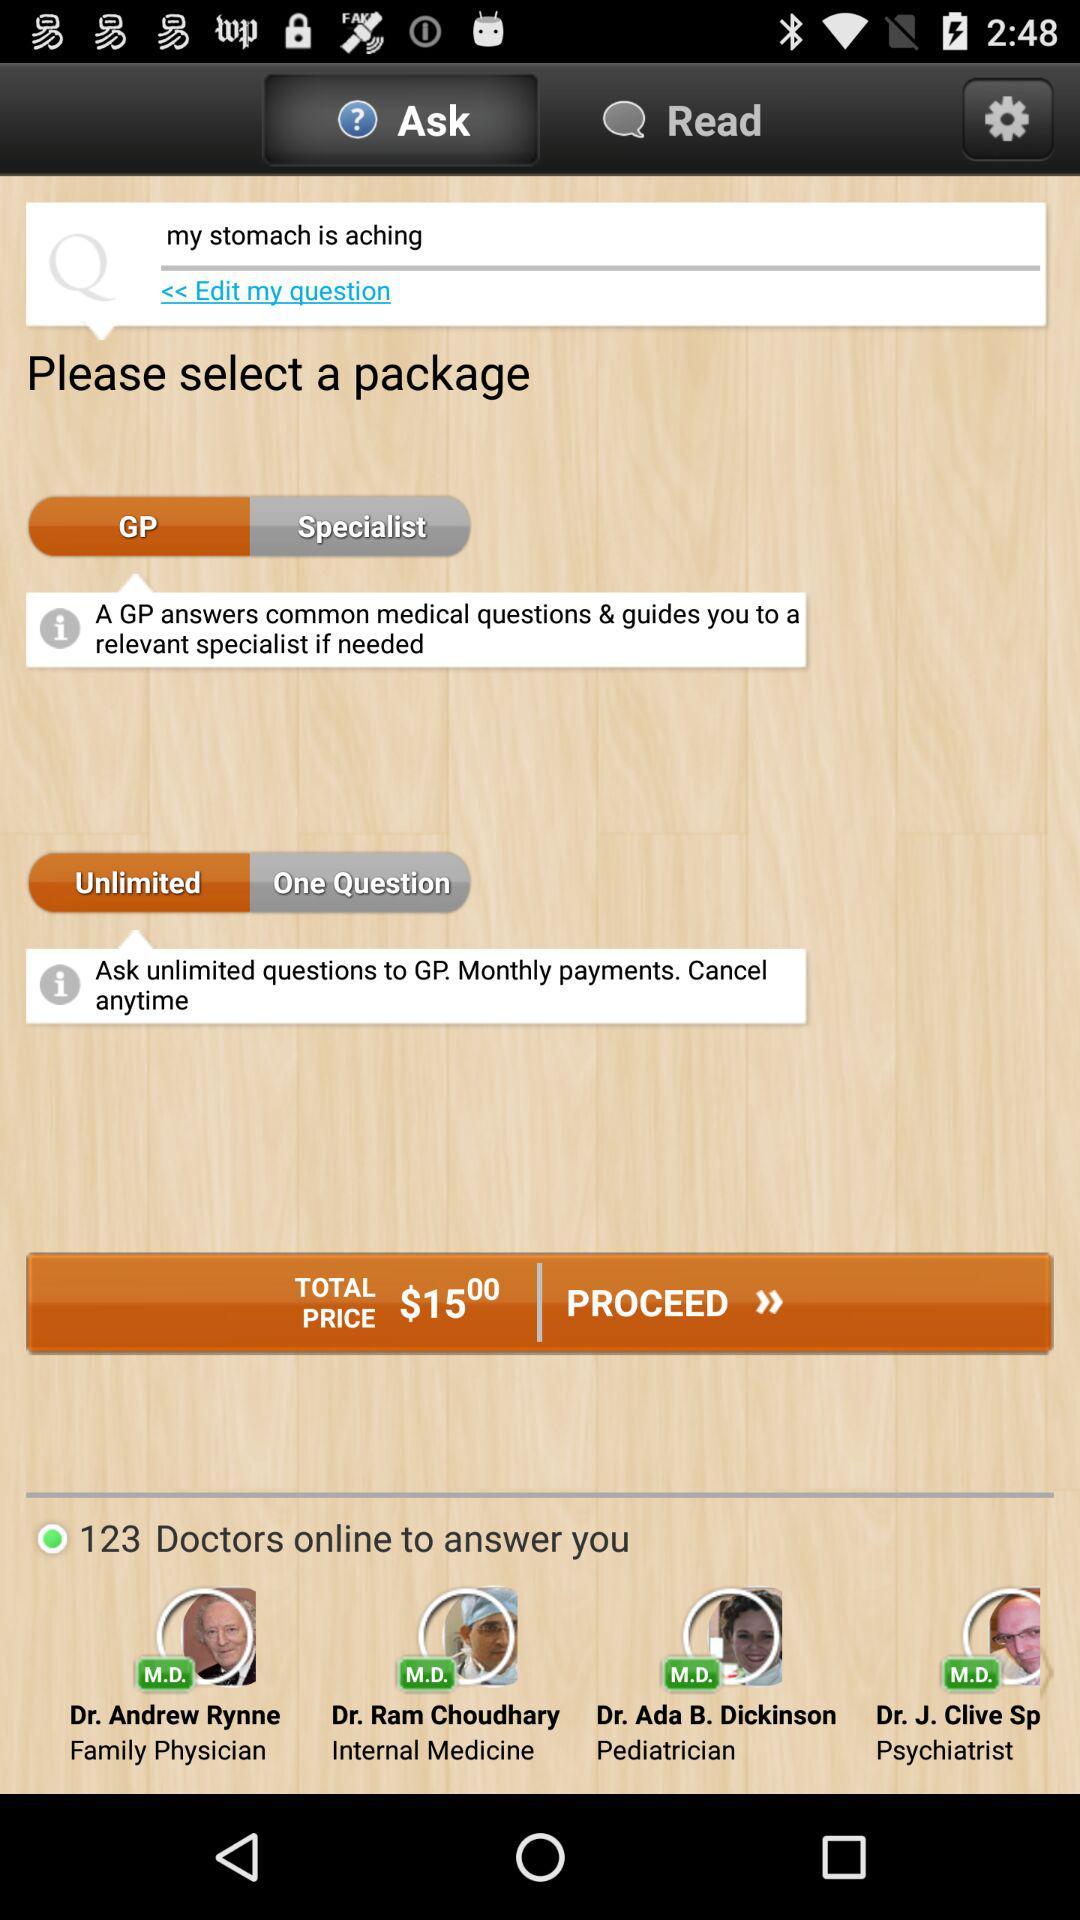 Image resolution: width=1080 pixels, height=1920 pixels. I want to click on show settings, so click(1007, 118).